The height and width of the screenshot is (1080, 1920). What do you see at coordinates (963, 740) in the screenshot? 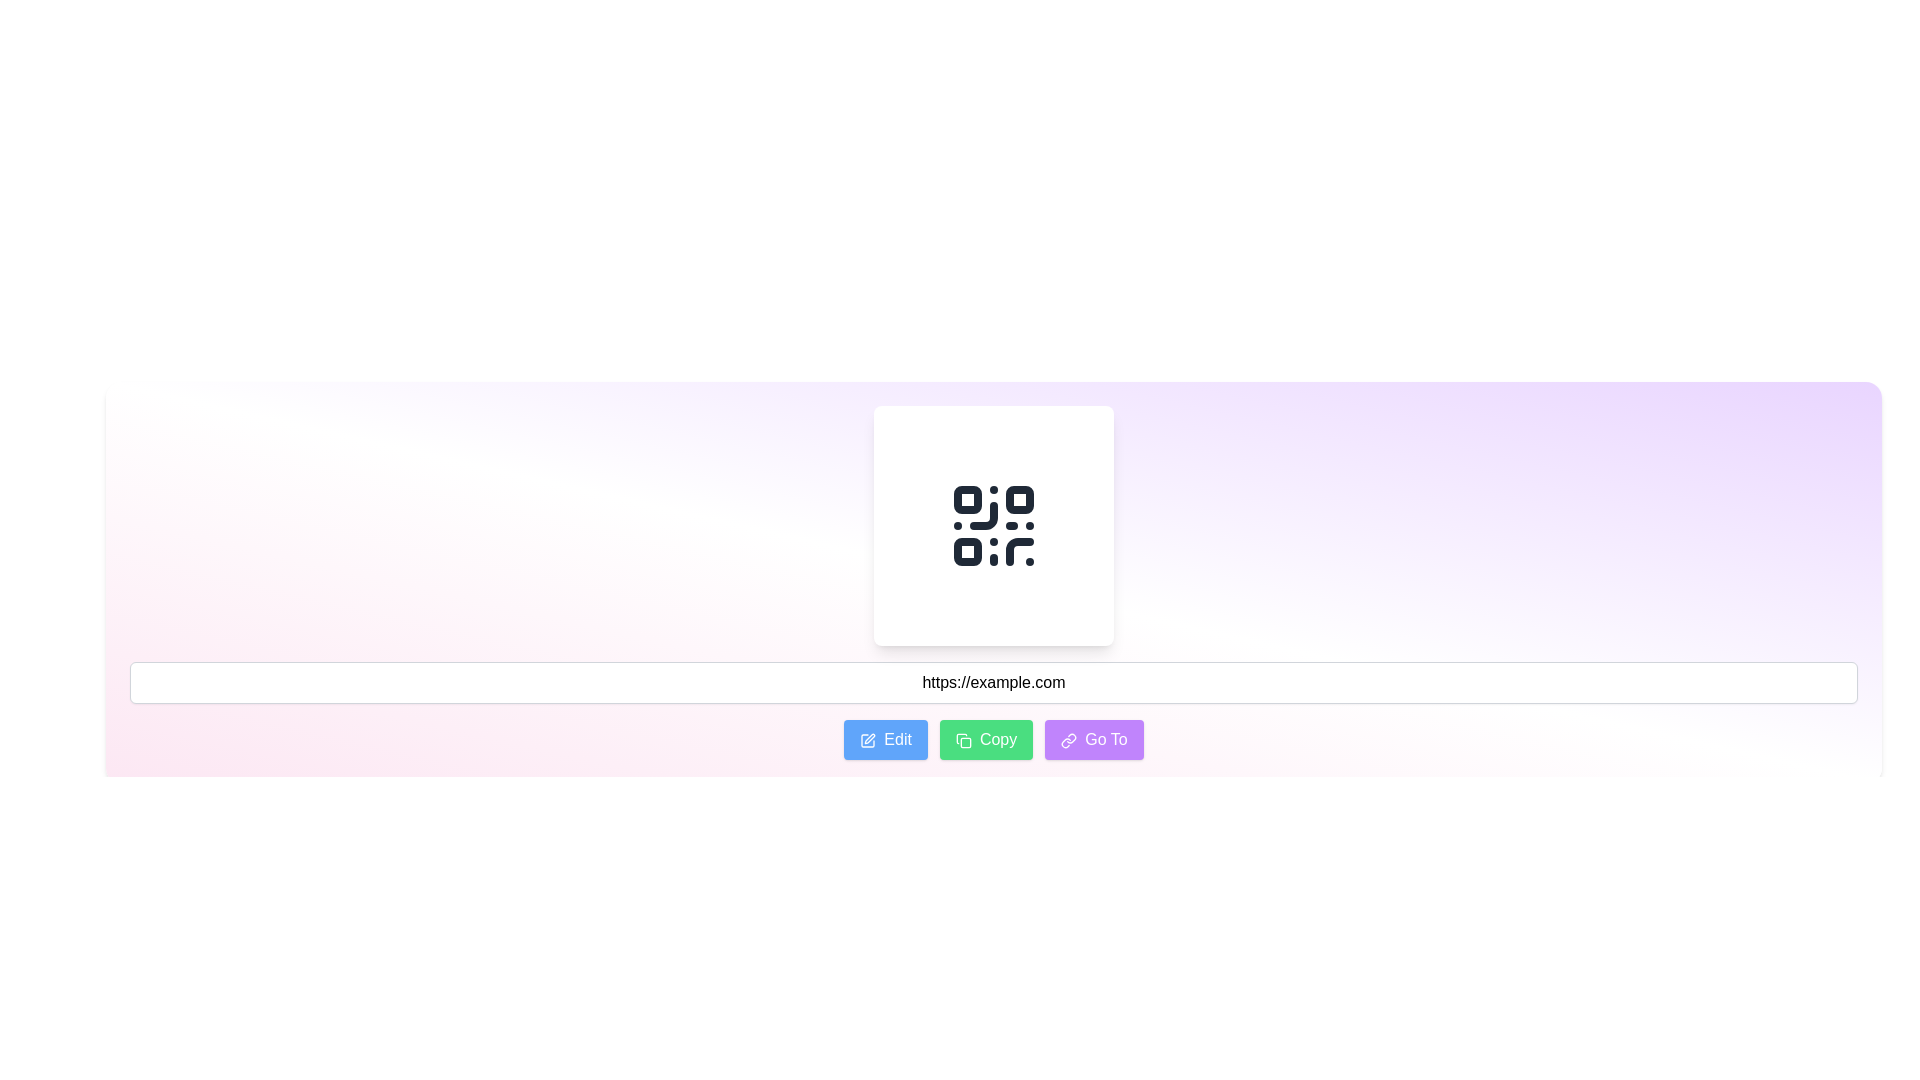
I see `the leftmost 'Copy' icon within the green button located in the middle of the row beneath the URL field` at bounding box center [963, 740].